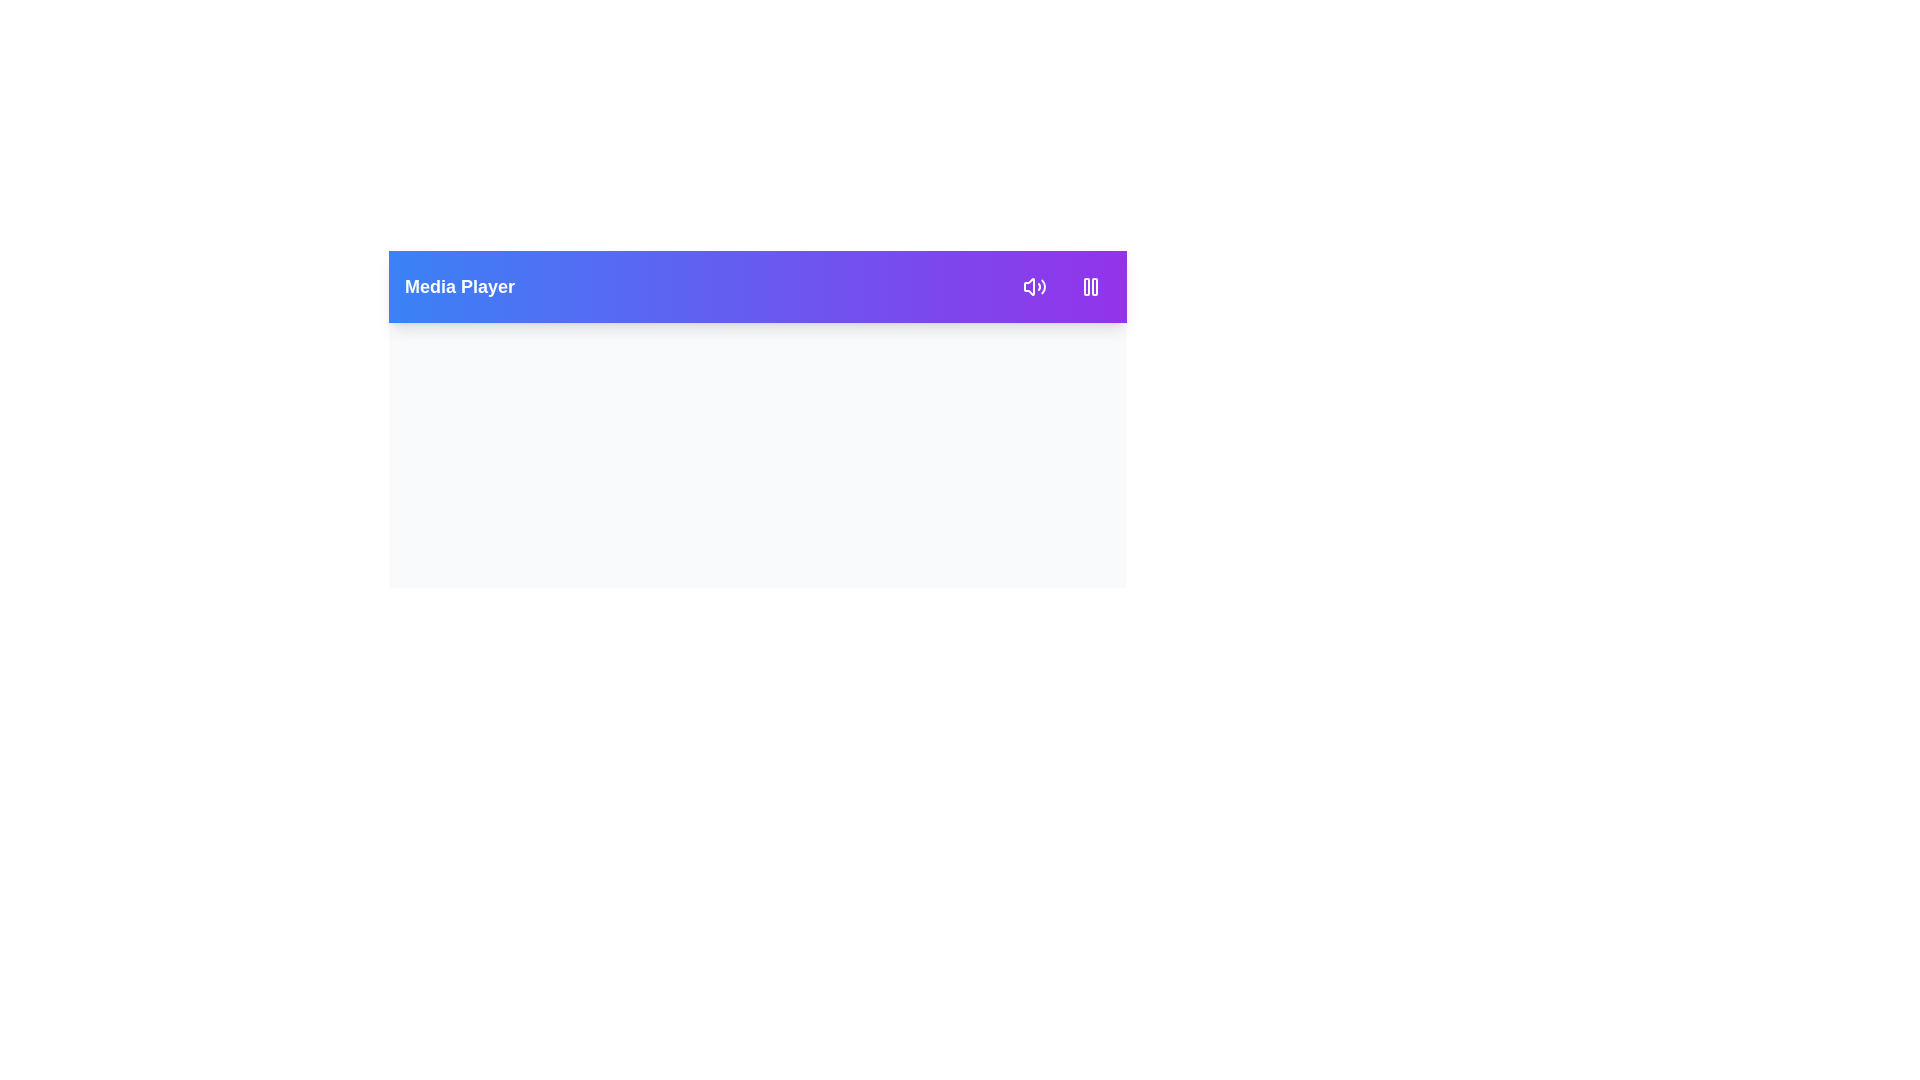 This screenshot has width=1920, height=1080. I want to click on the play/pause button to toggle the media state, so click(1089, 286).